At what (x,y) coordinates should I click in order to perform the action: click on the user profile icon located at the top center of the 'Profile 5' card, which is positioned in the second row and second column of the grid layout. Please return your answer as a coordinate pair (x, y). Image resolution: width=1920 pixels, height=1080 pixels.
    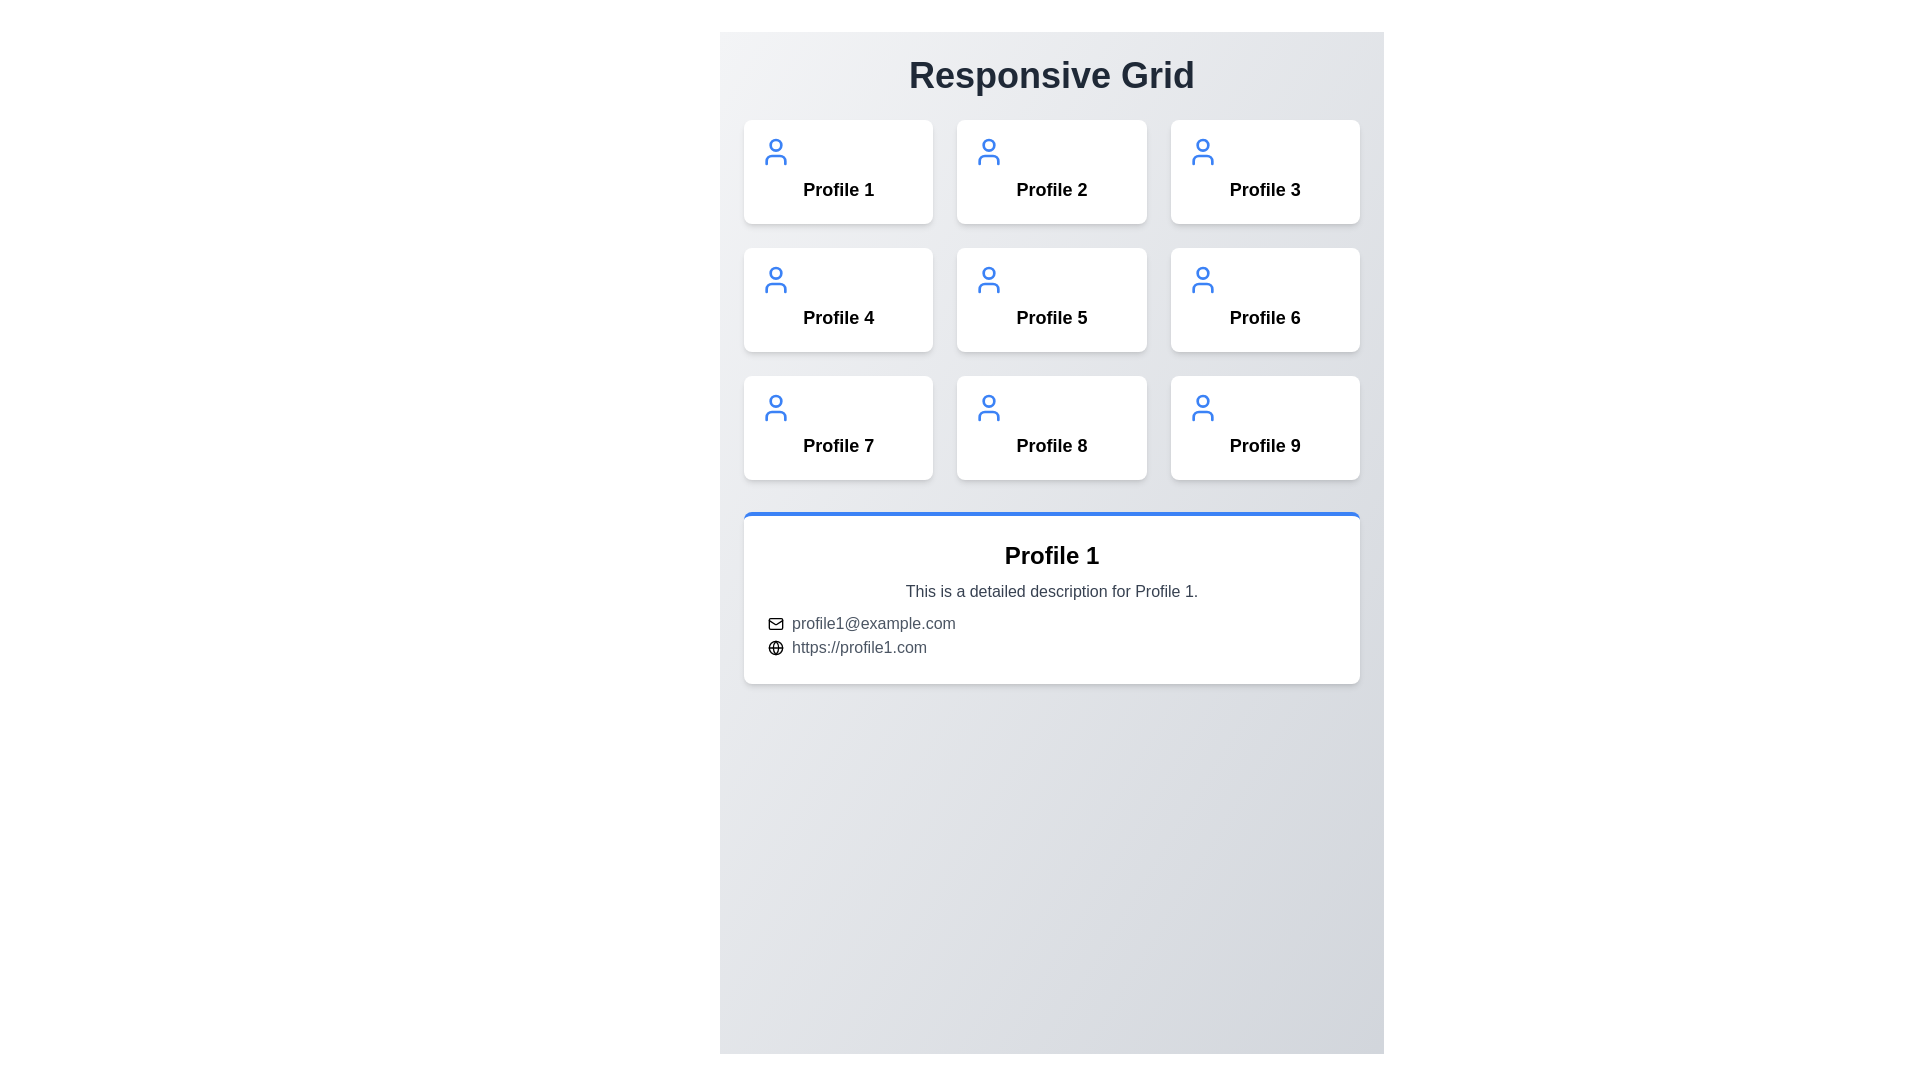
    Looking at the image, I should click on (989, 280).